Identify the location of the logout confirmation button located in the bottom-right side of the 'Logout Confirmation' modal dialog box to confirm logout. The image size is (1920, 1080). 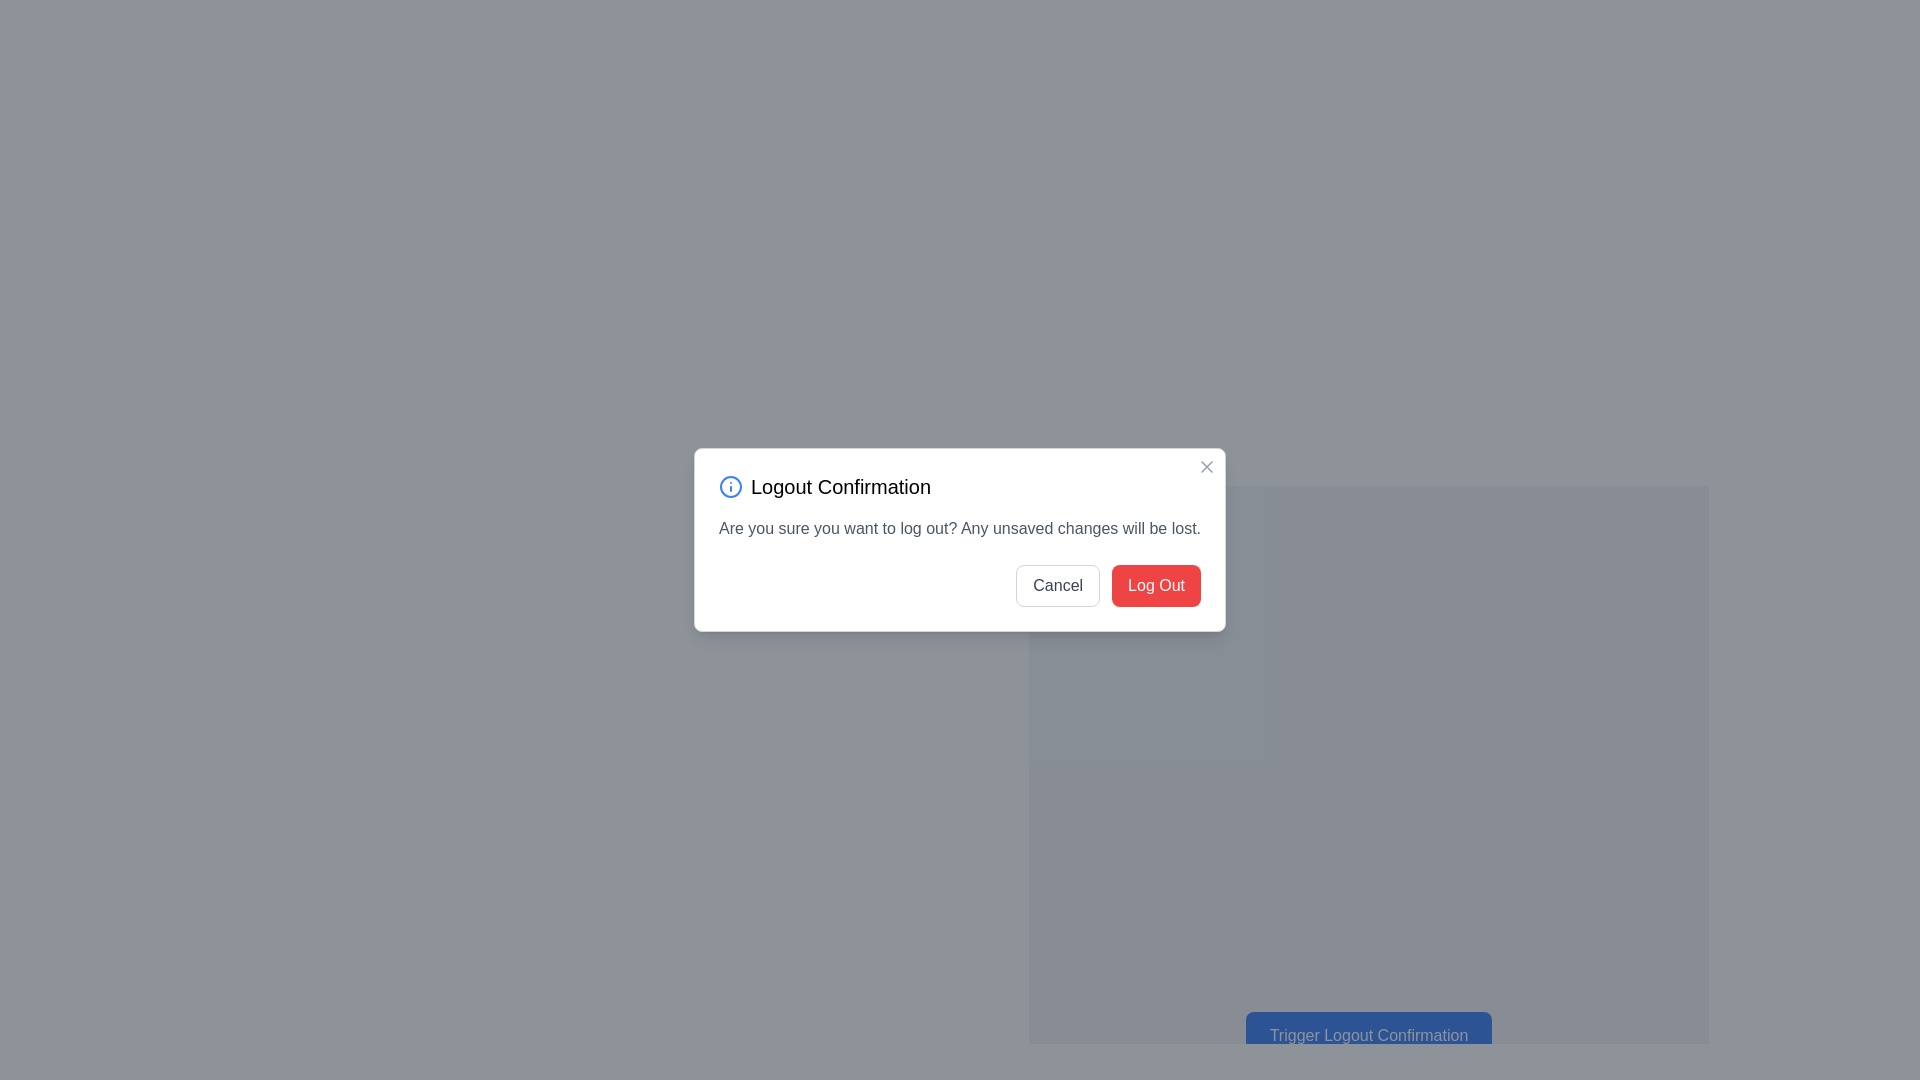
(1156, 585).